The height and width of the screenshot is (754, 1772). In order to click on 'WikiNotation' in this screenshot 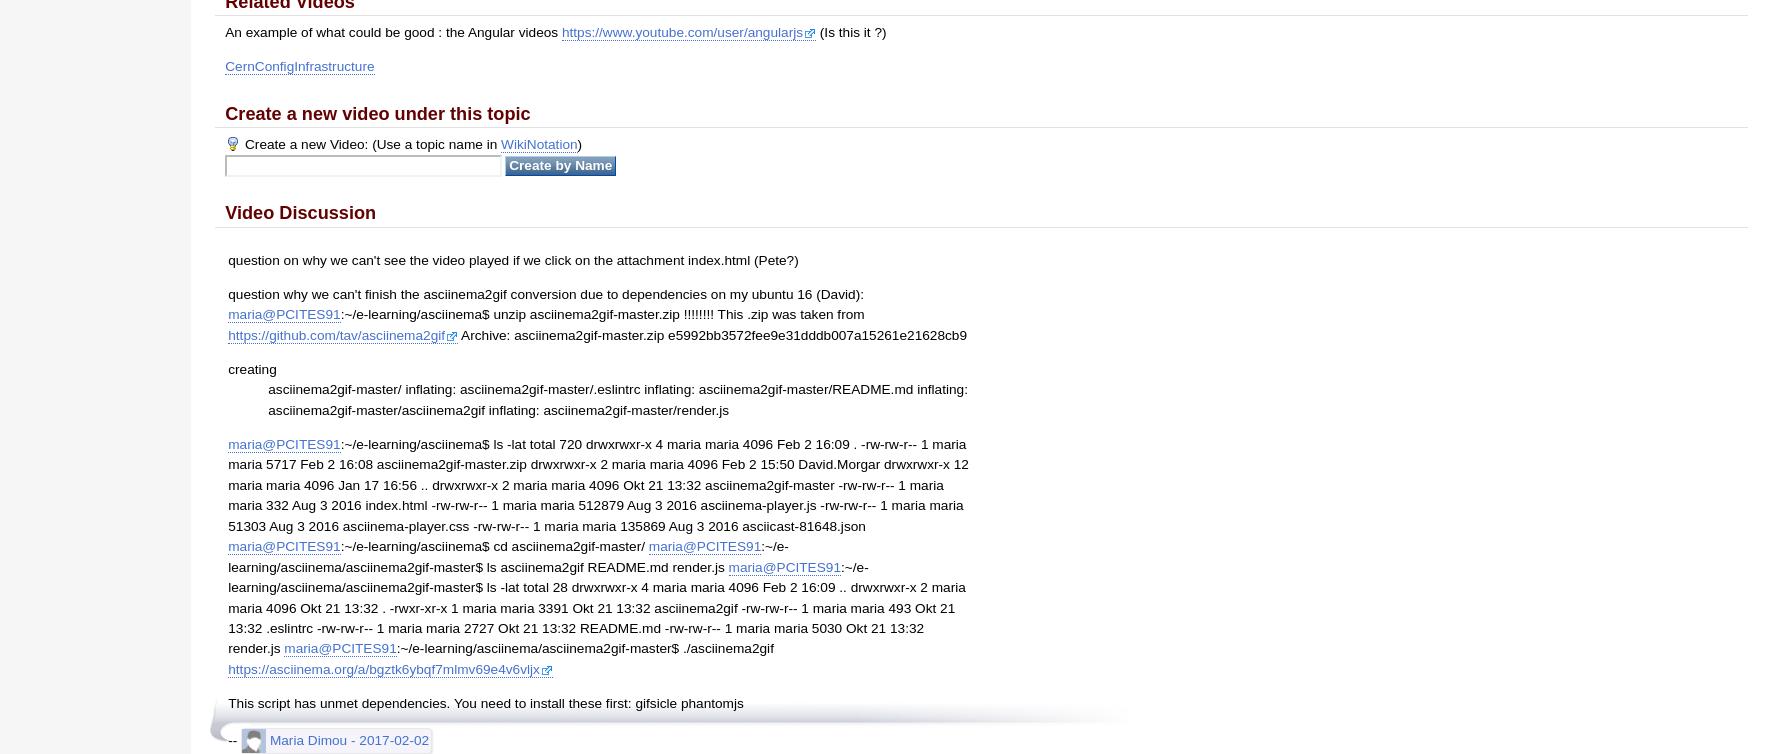, I will do `click(499, 143)`.